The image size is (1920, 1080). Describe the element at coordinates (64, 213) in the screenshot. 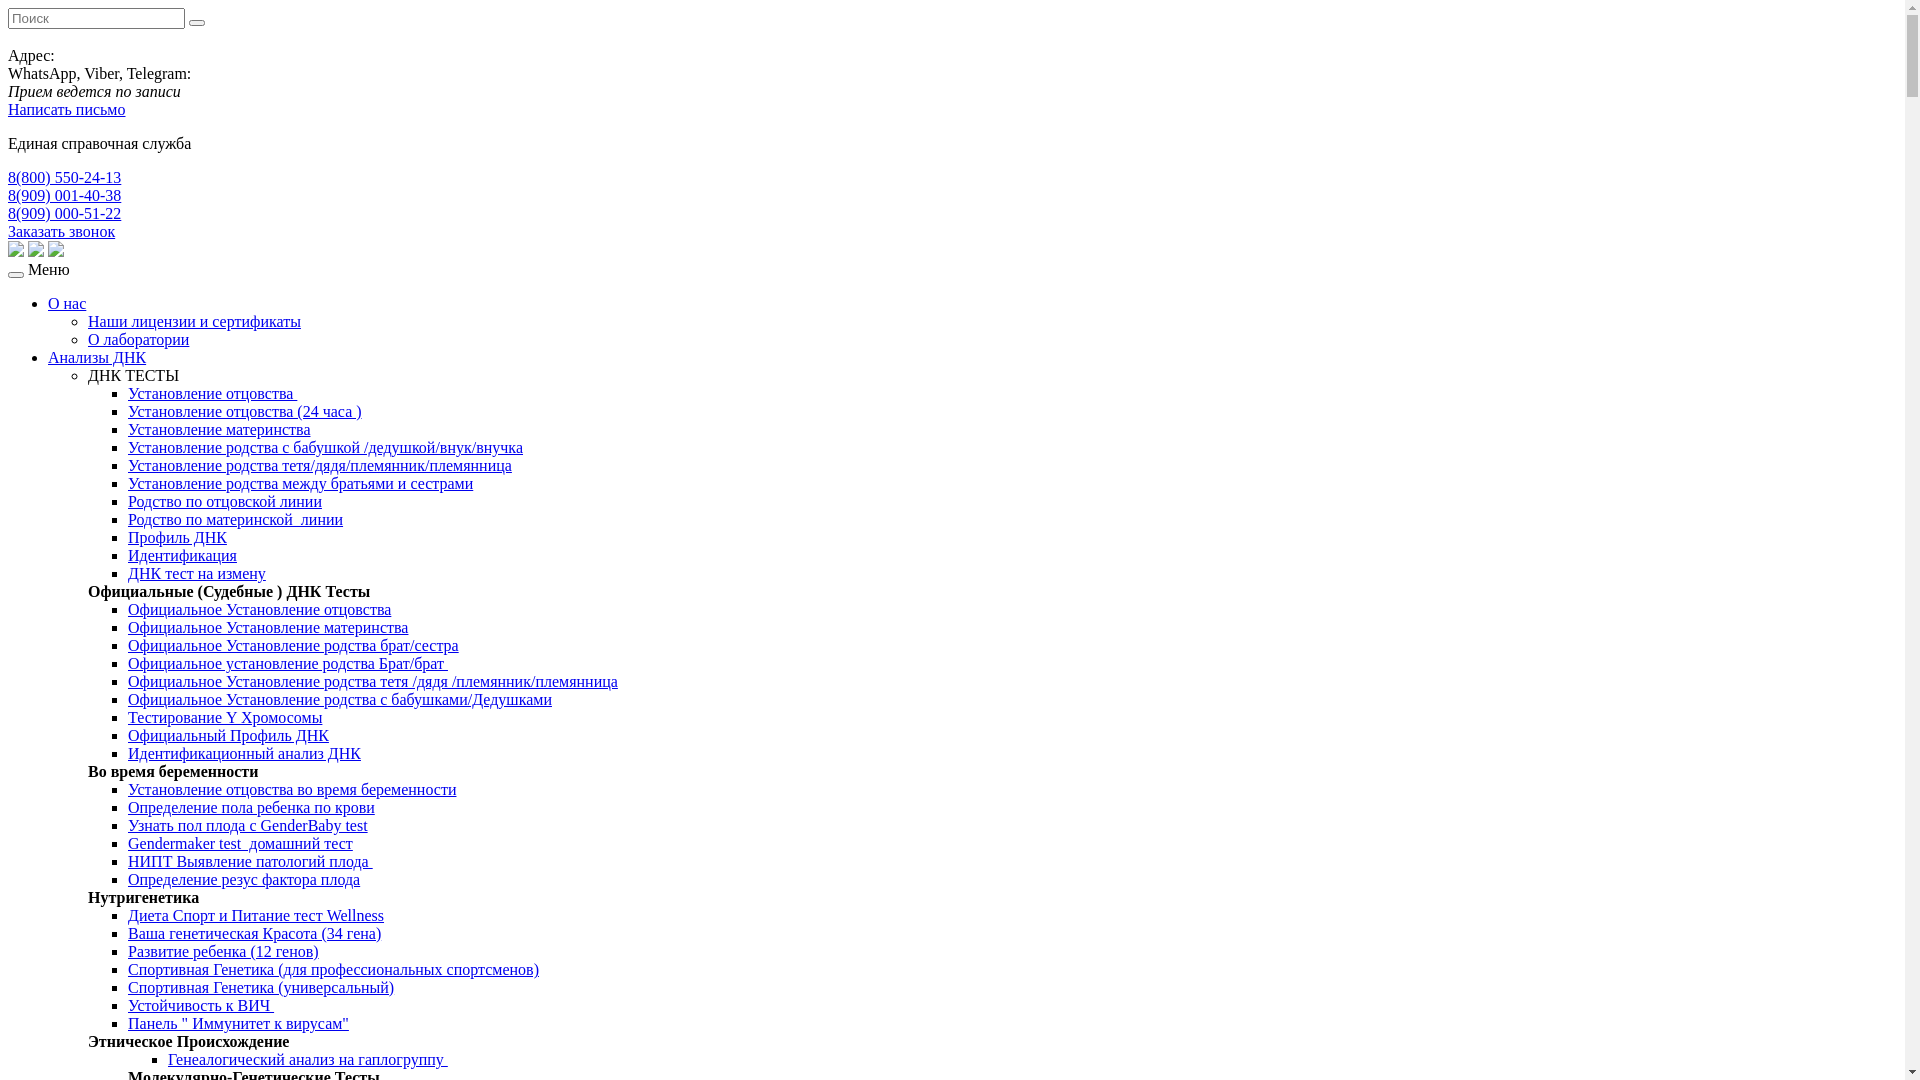

I see `'8(909) 000-51-22'` at that location.